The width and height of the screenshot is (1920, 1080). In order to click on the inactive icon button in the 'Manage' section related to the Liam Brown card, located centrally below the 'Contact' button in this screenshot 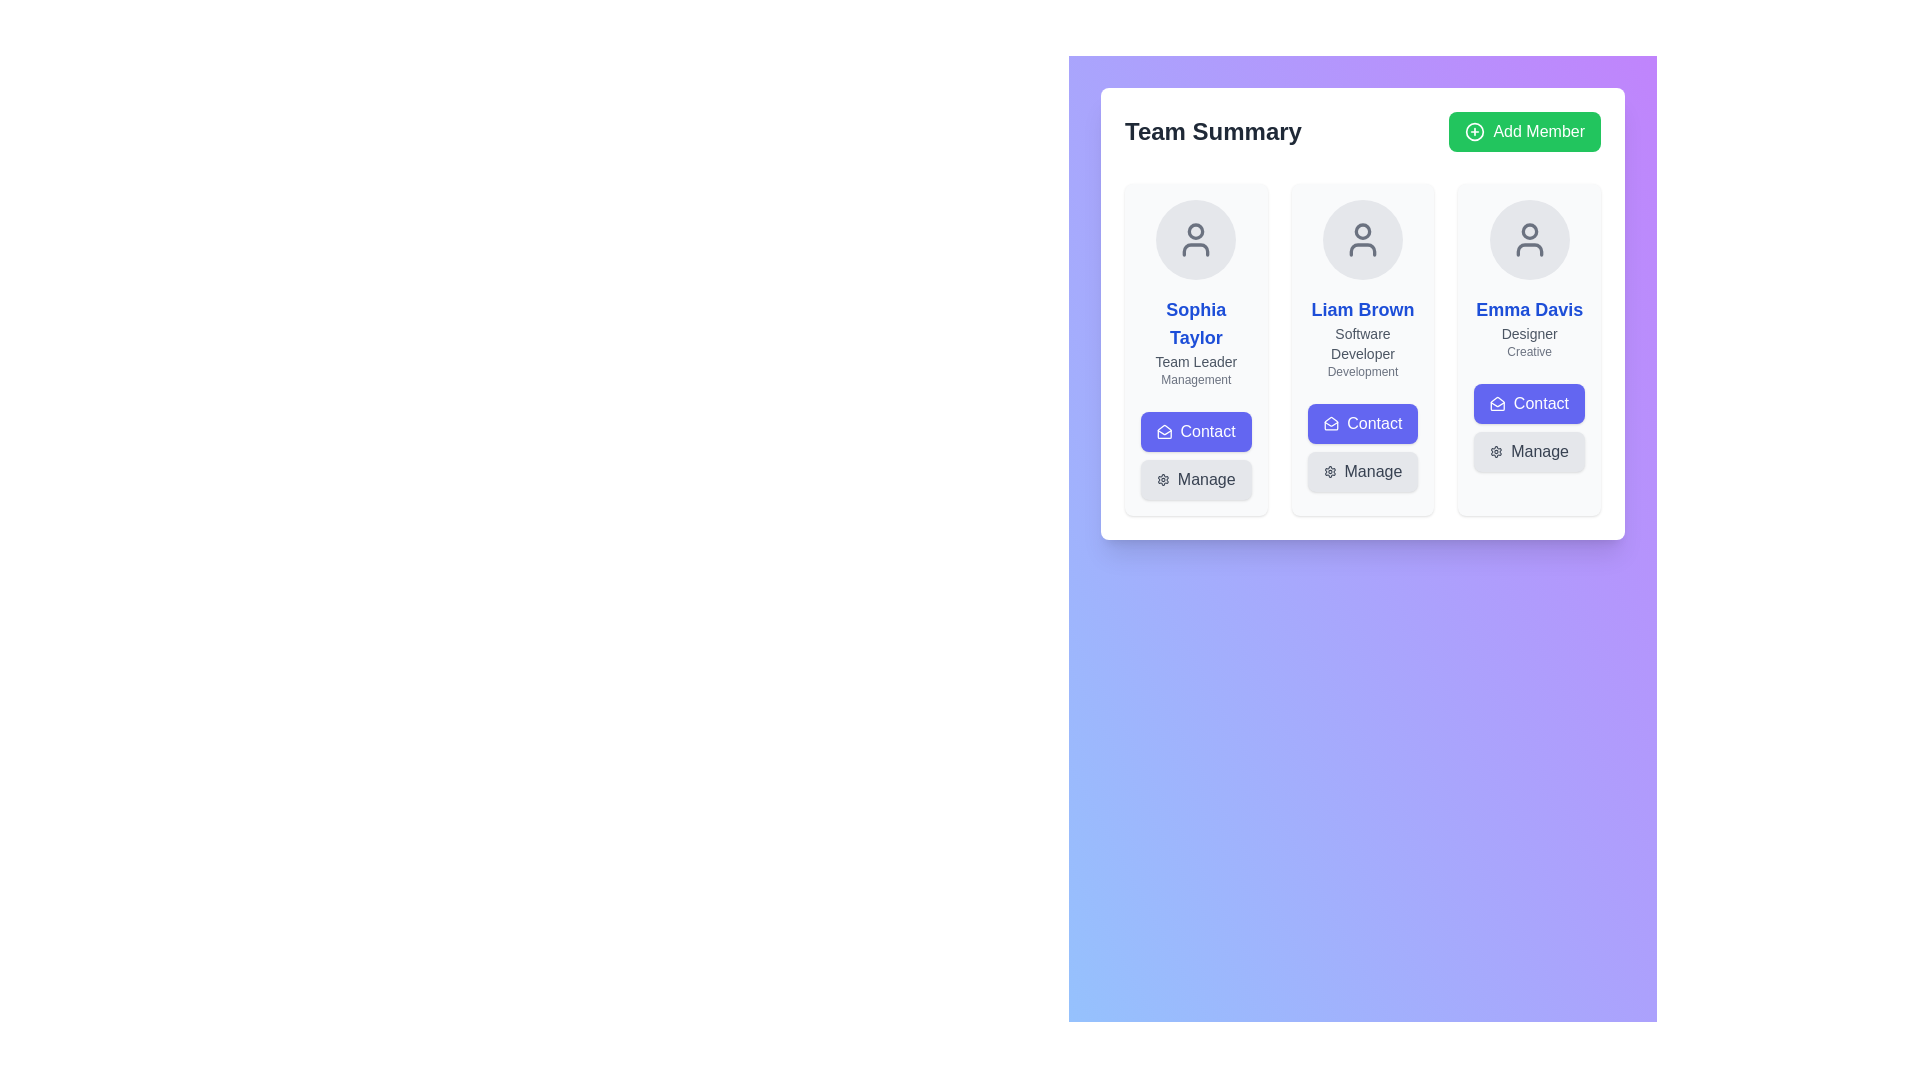, I will do `click(1329, 471)`.